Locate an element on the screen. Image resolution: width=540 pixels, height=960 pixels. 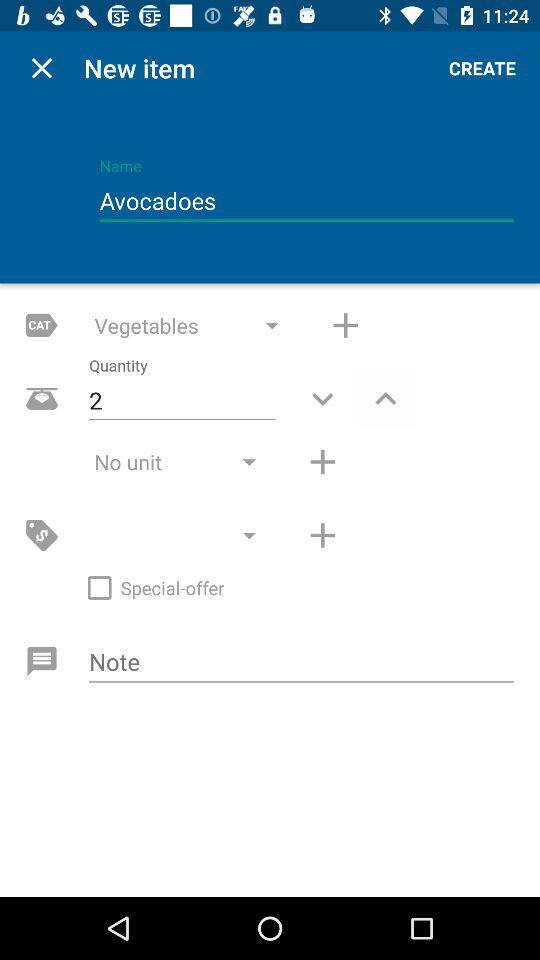
increase is located at coordinates (385, 397).